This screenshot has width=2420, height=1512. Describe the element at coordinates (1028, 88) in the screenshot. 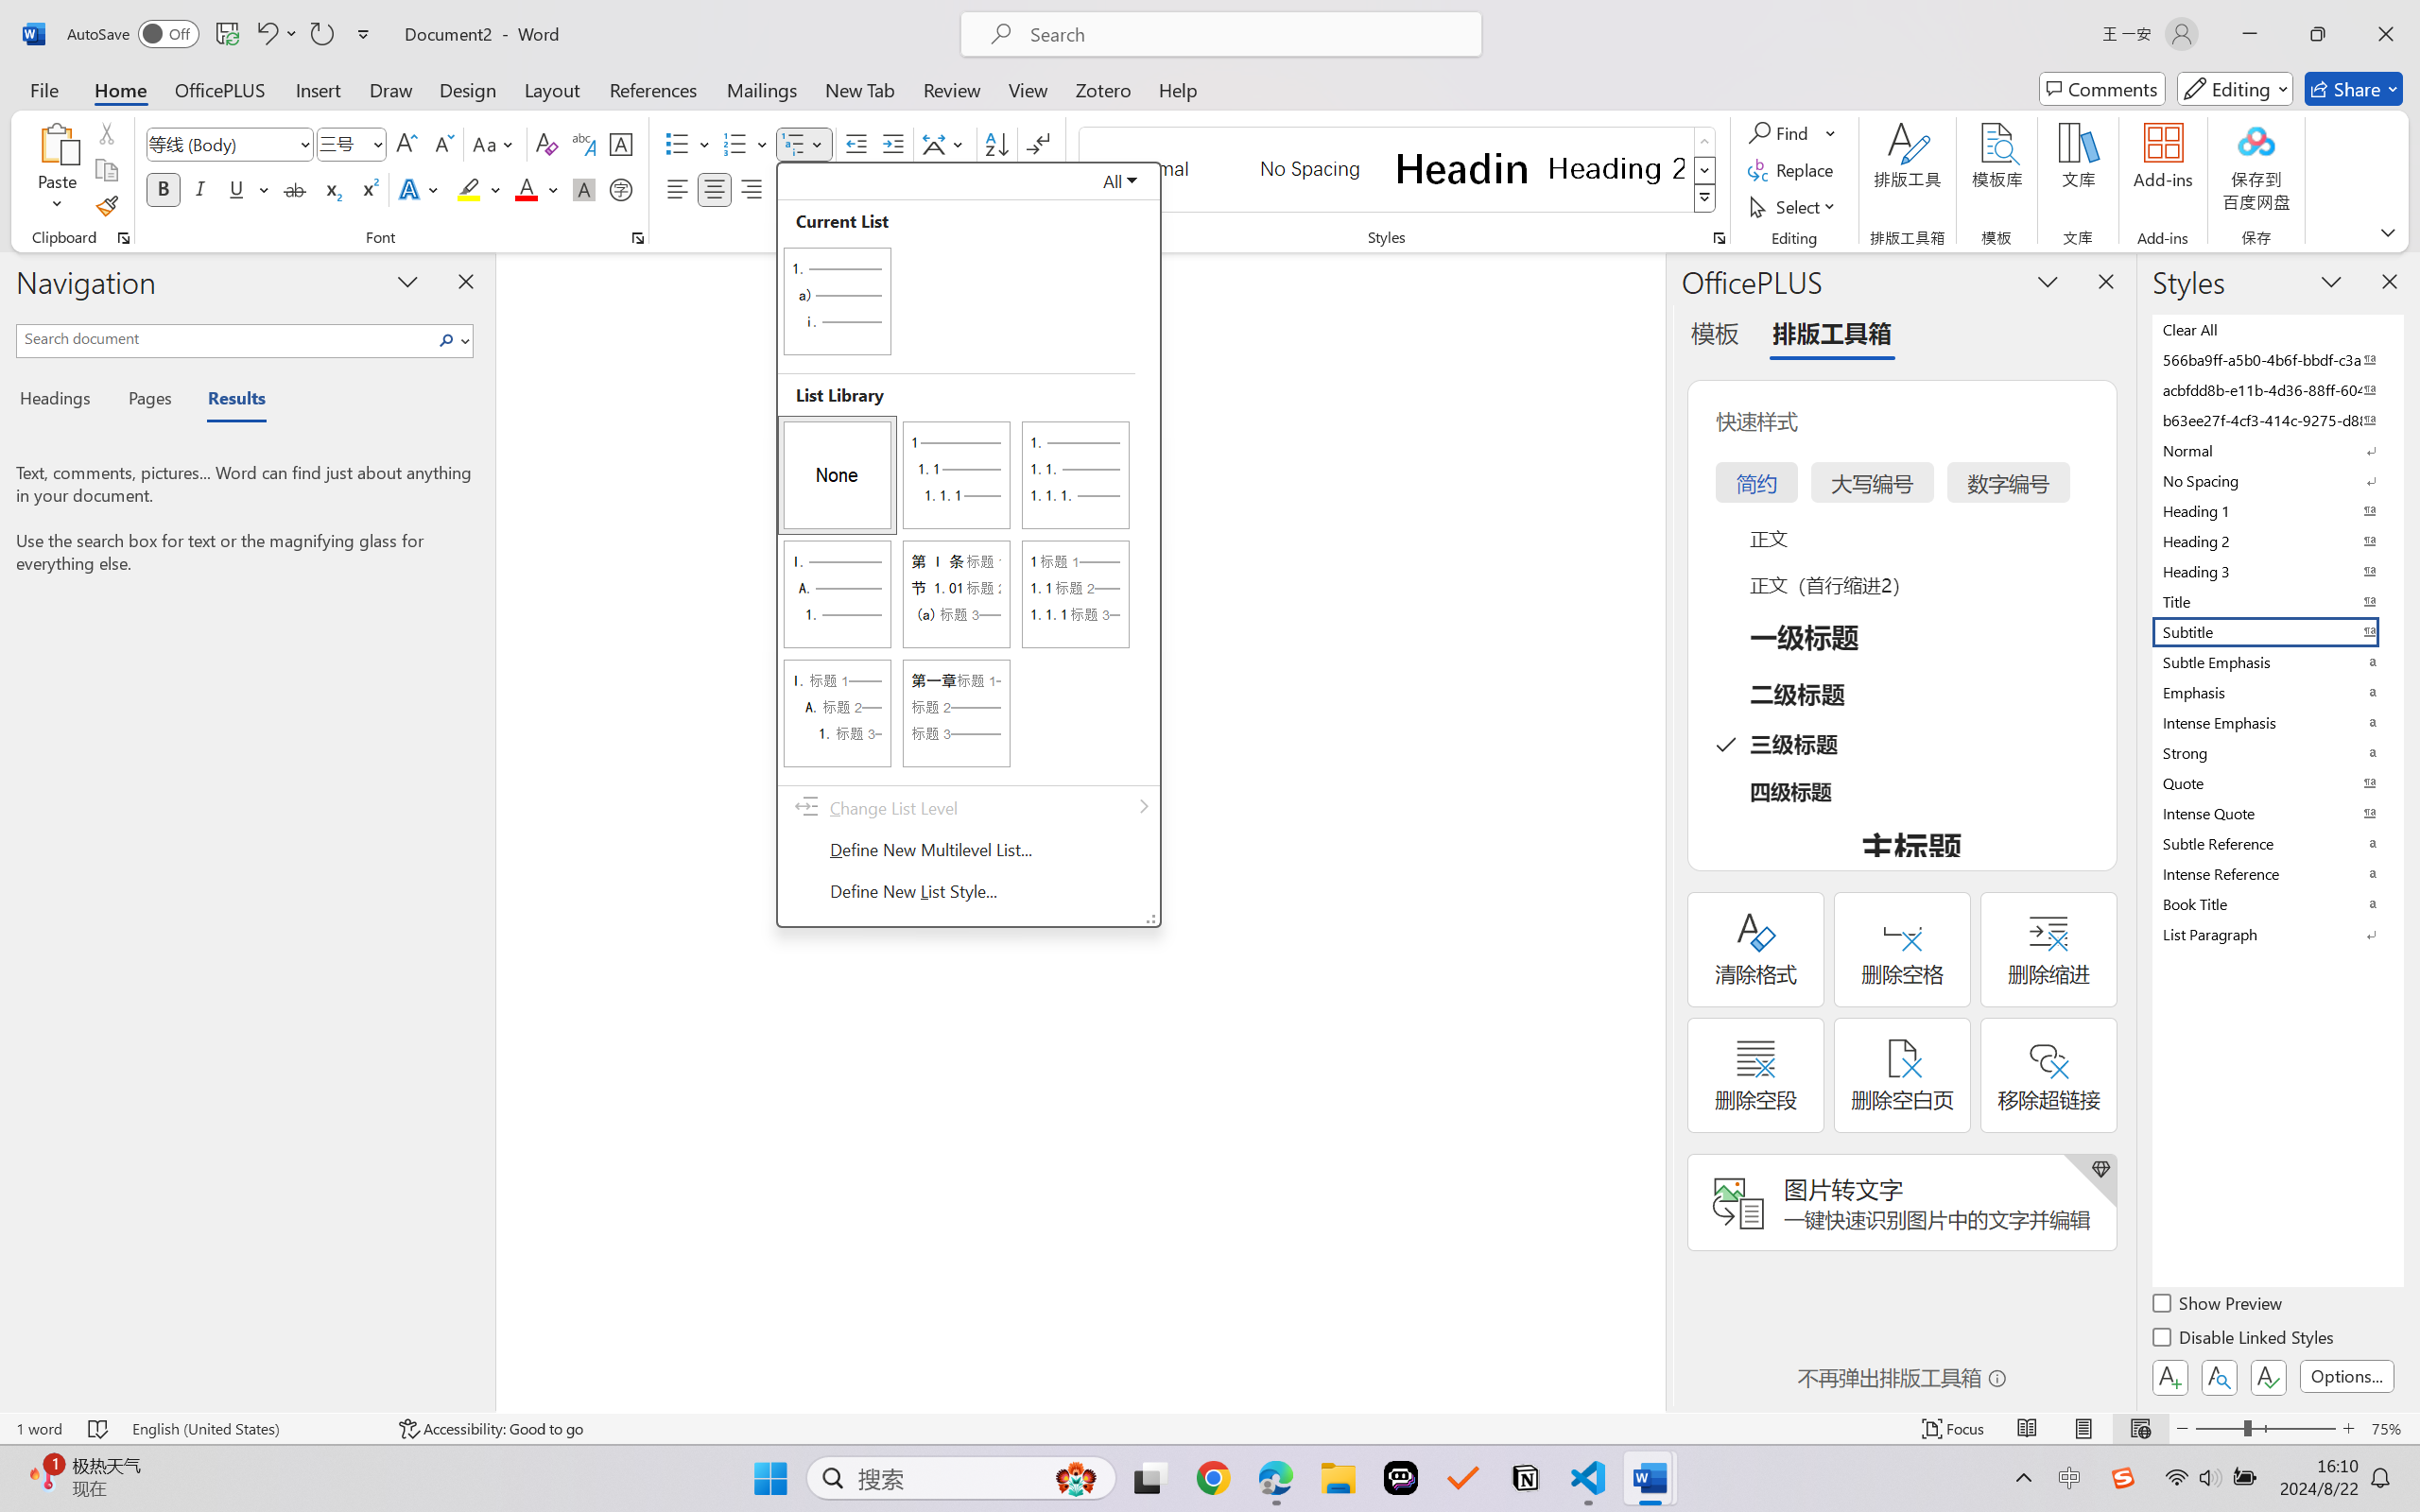

I see `'View'` at that location.